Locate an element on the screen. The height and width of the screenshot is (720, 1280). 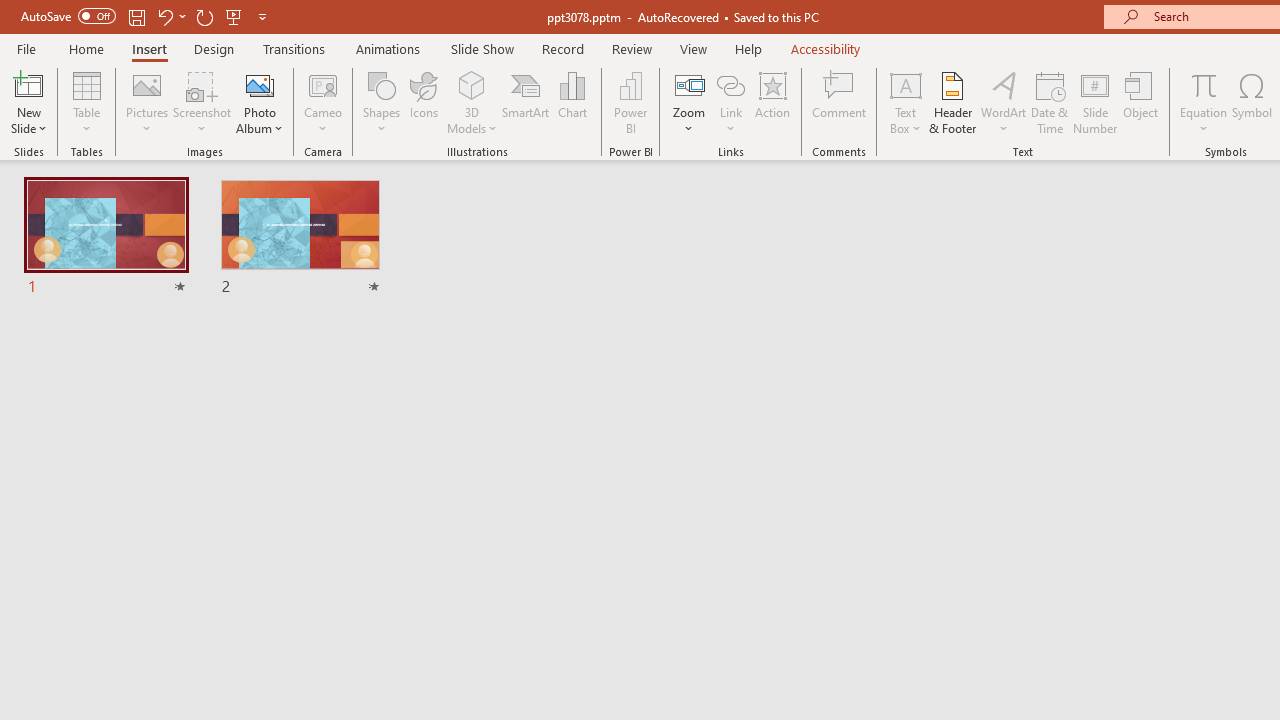
'Link' is located at coordinates (730, 84).